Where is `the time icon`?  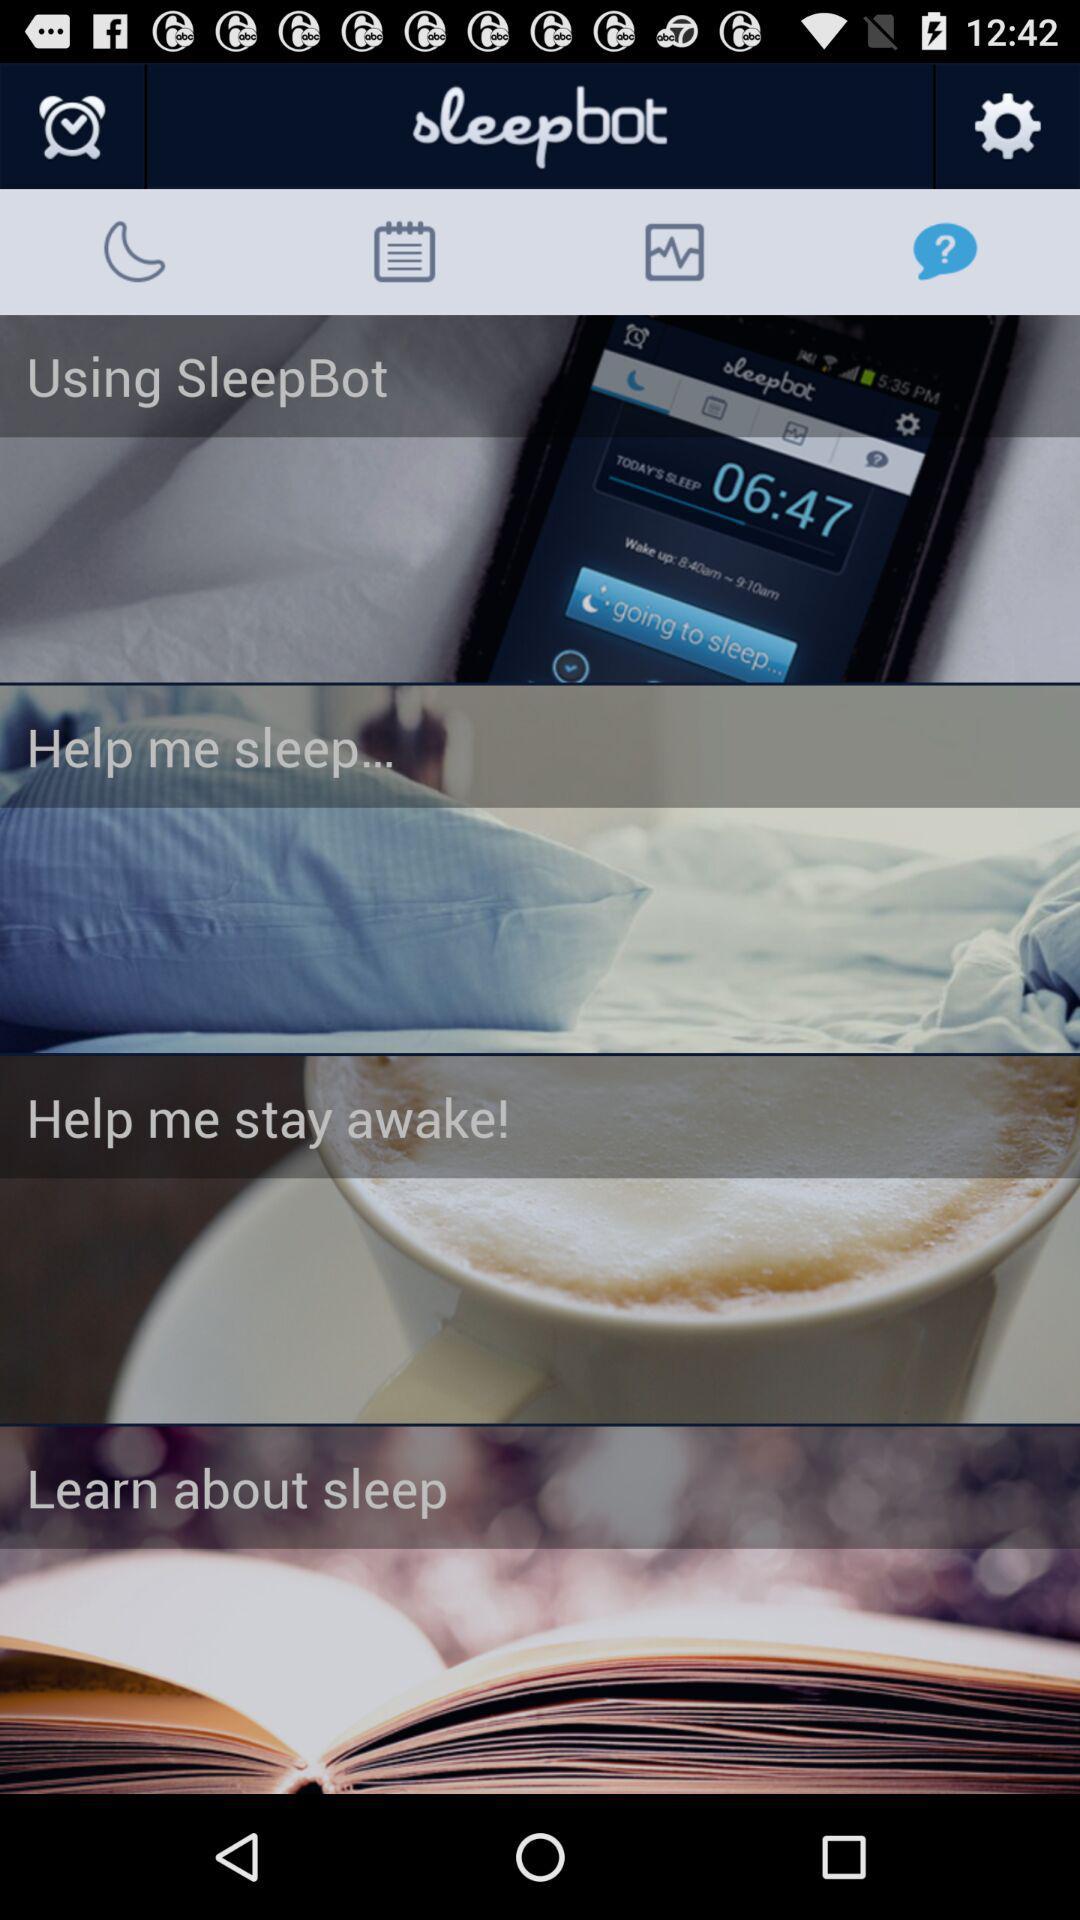 the time icon is located at coordinates (72, 135).